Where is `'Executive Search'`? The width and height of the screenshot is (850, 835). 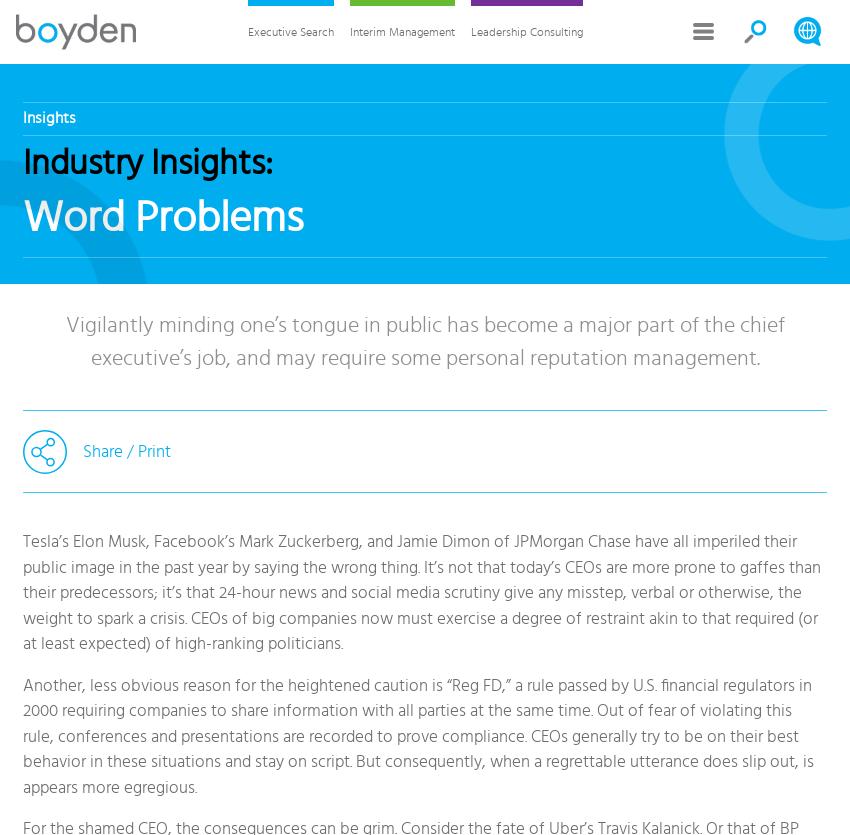 'Executive Search' is located at coordinates (289, 31).